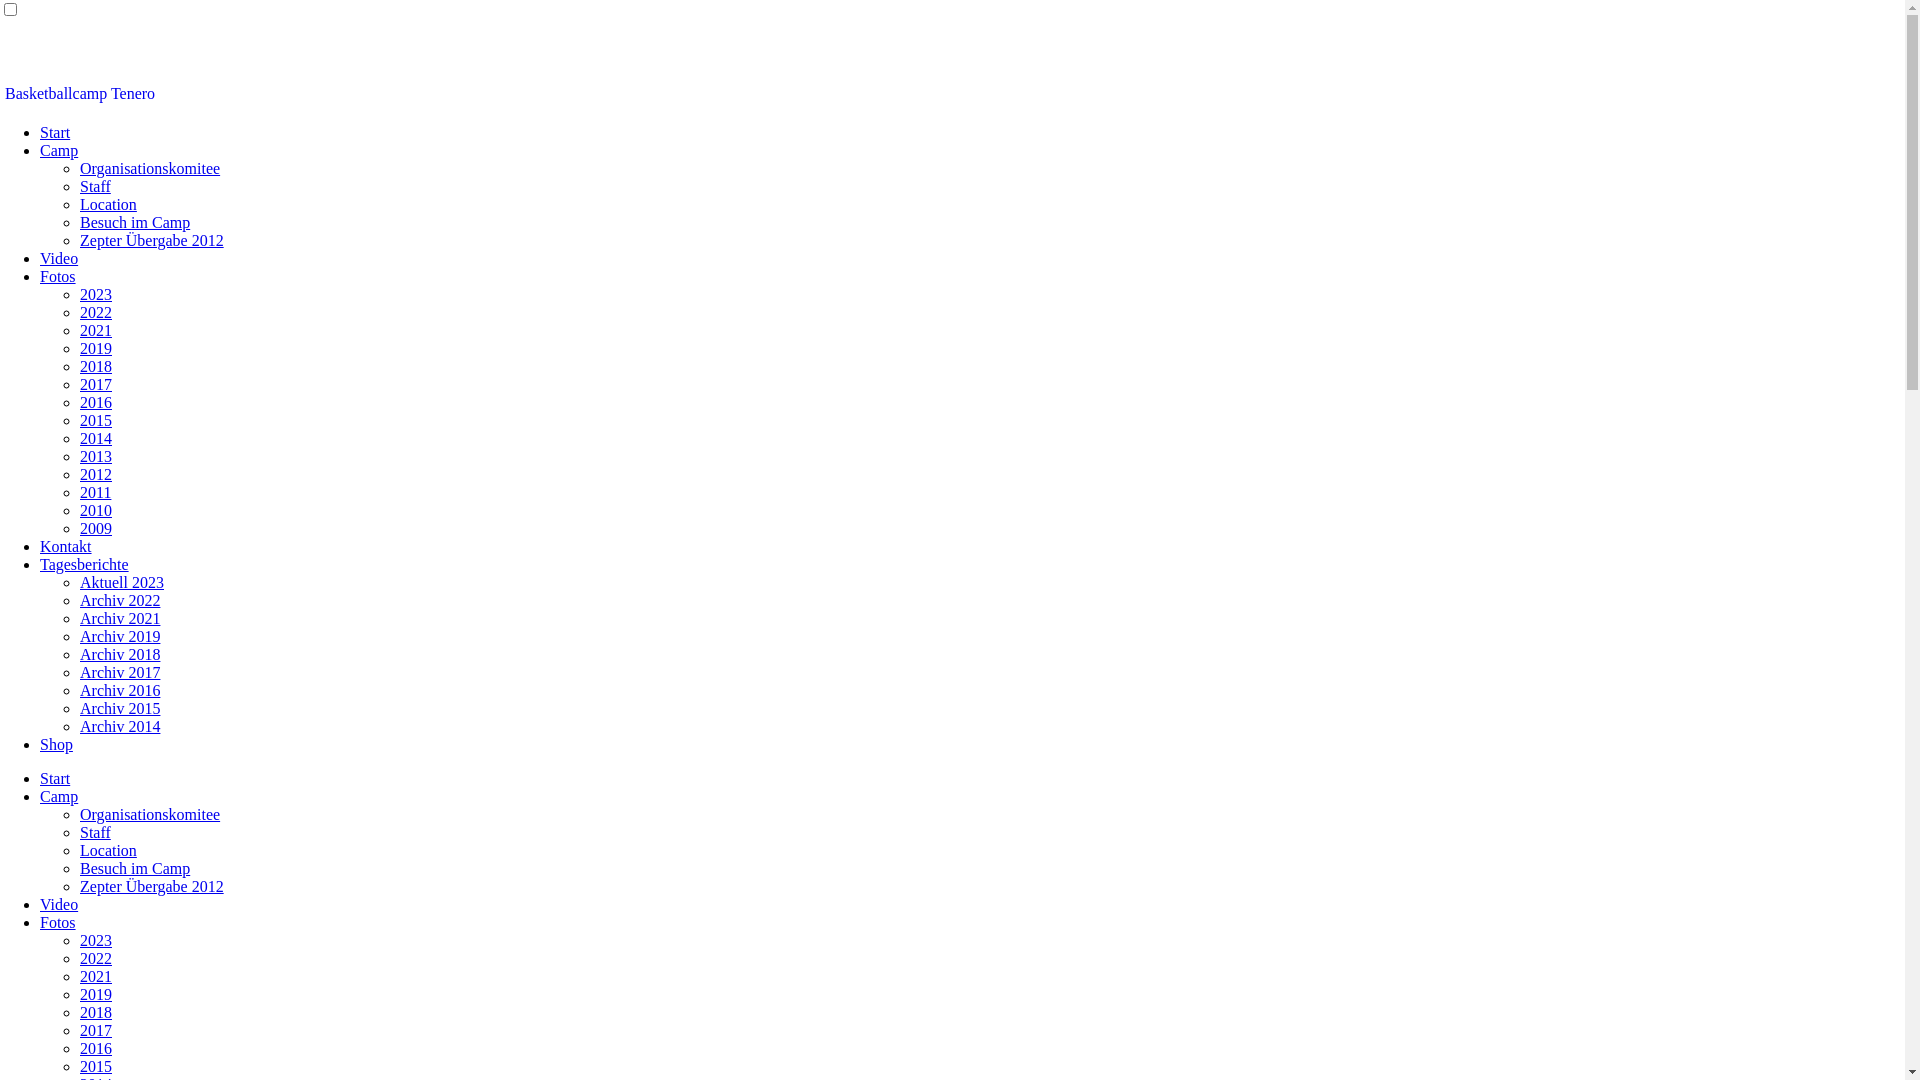 Image resolution: width=1920 pixels, height=1080 pixels. I want to click on 'Location', so click(107, 204).